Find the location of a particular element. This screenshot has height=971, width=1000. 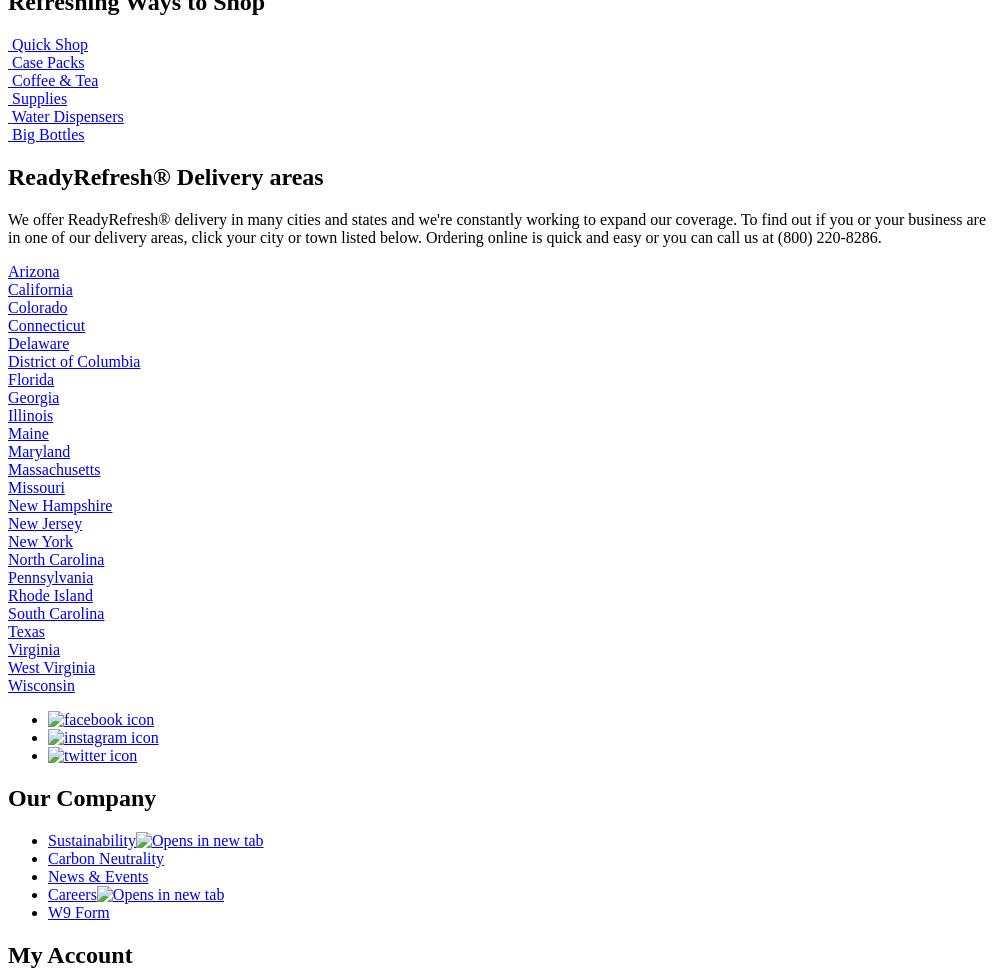

'W9 Form' is located at coordinates (77, 911).